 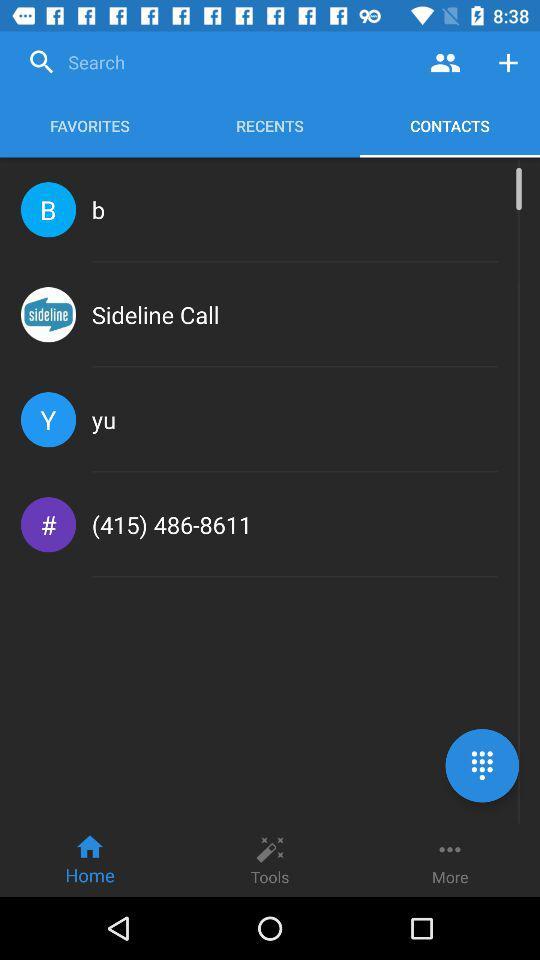 What do you see at coordinates (481, 764) in the screenshot?
I see `open number pad` at bounding box center [481, 764].